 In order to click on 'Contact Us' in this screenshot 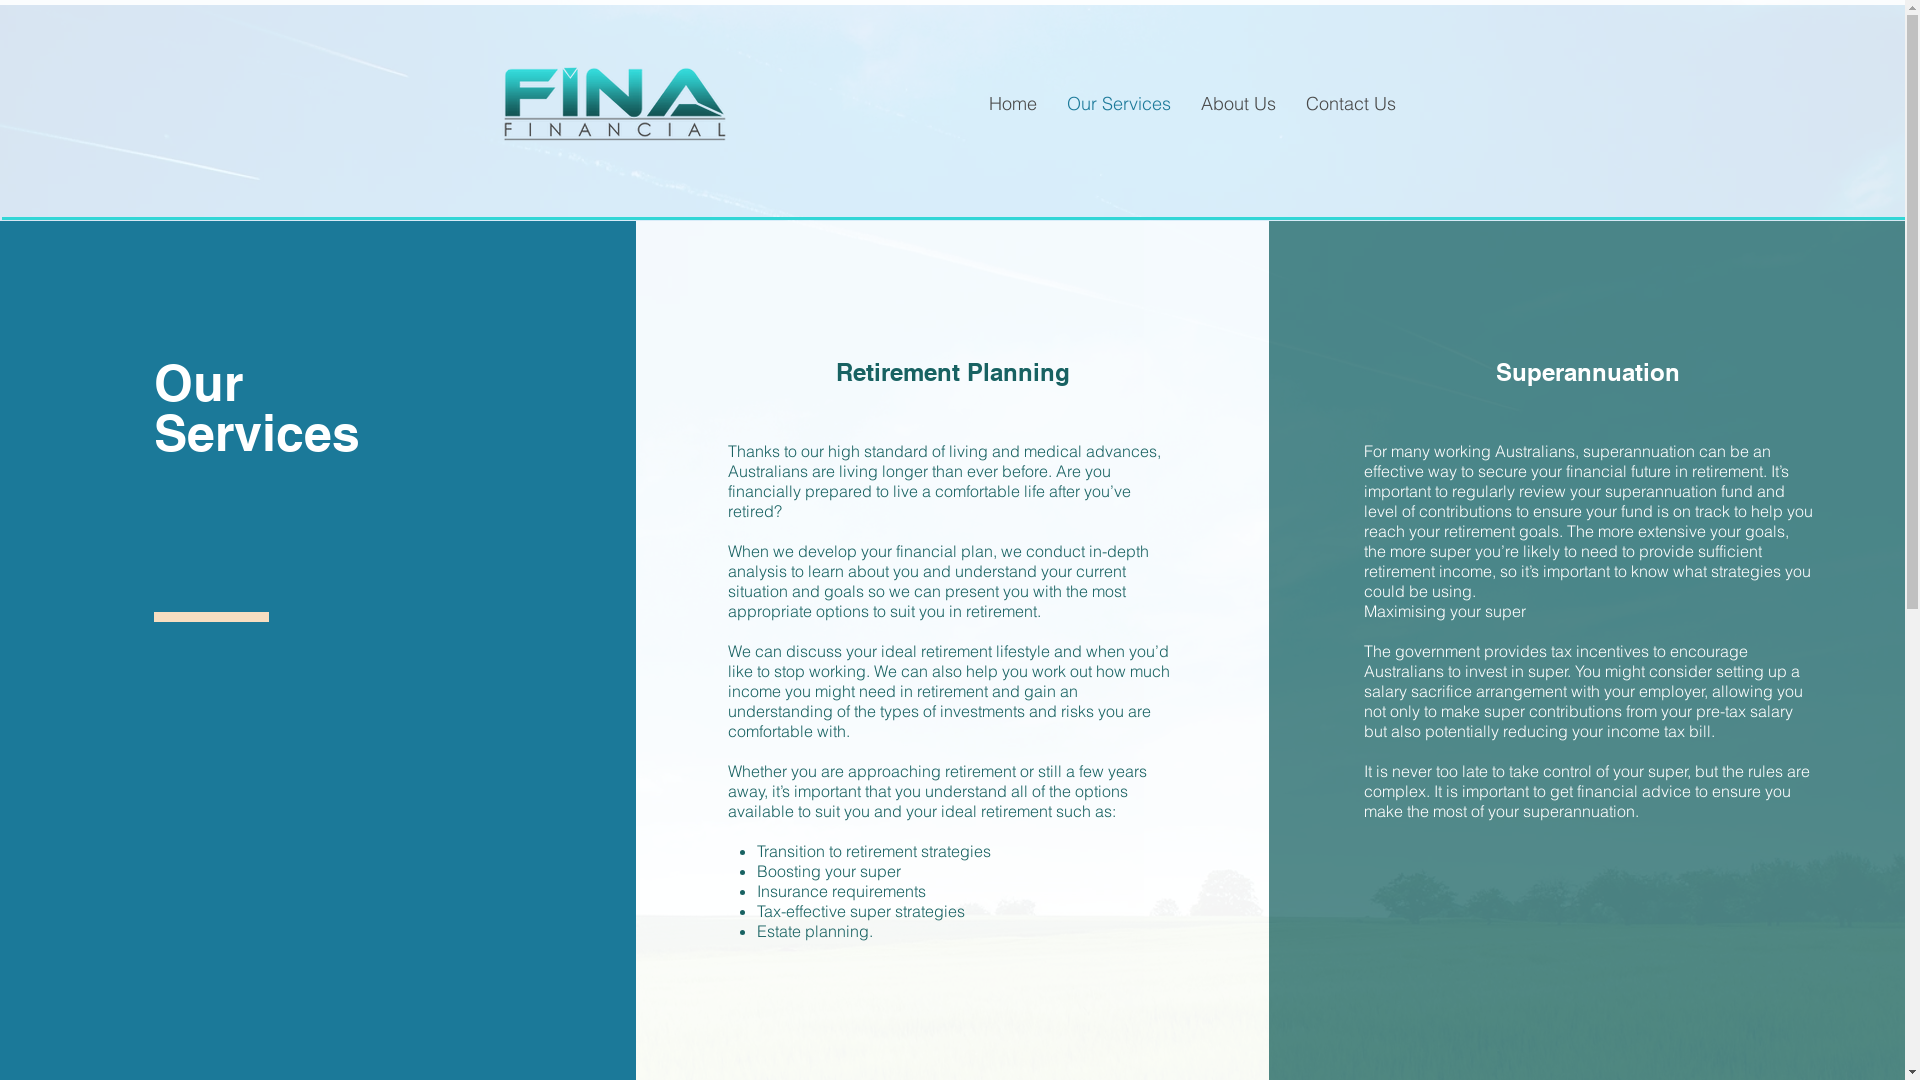, I will do `click(1290, 104)`.